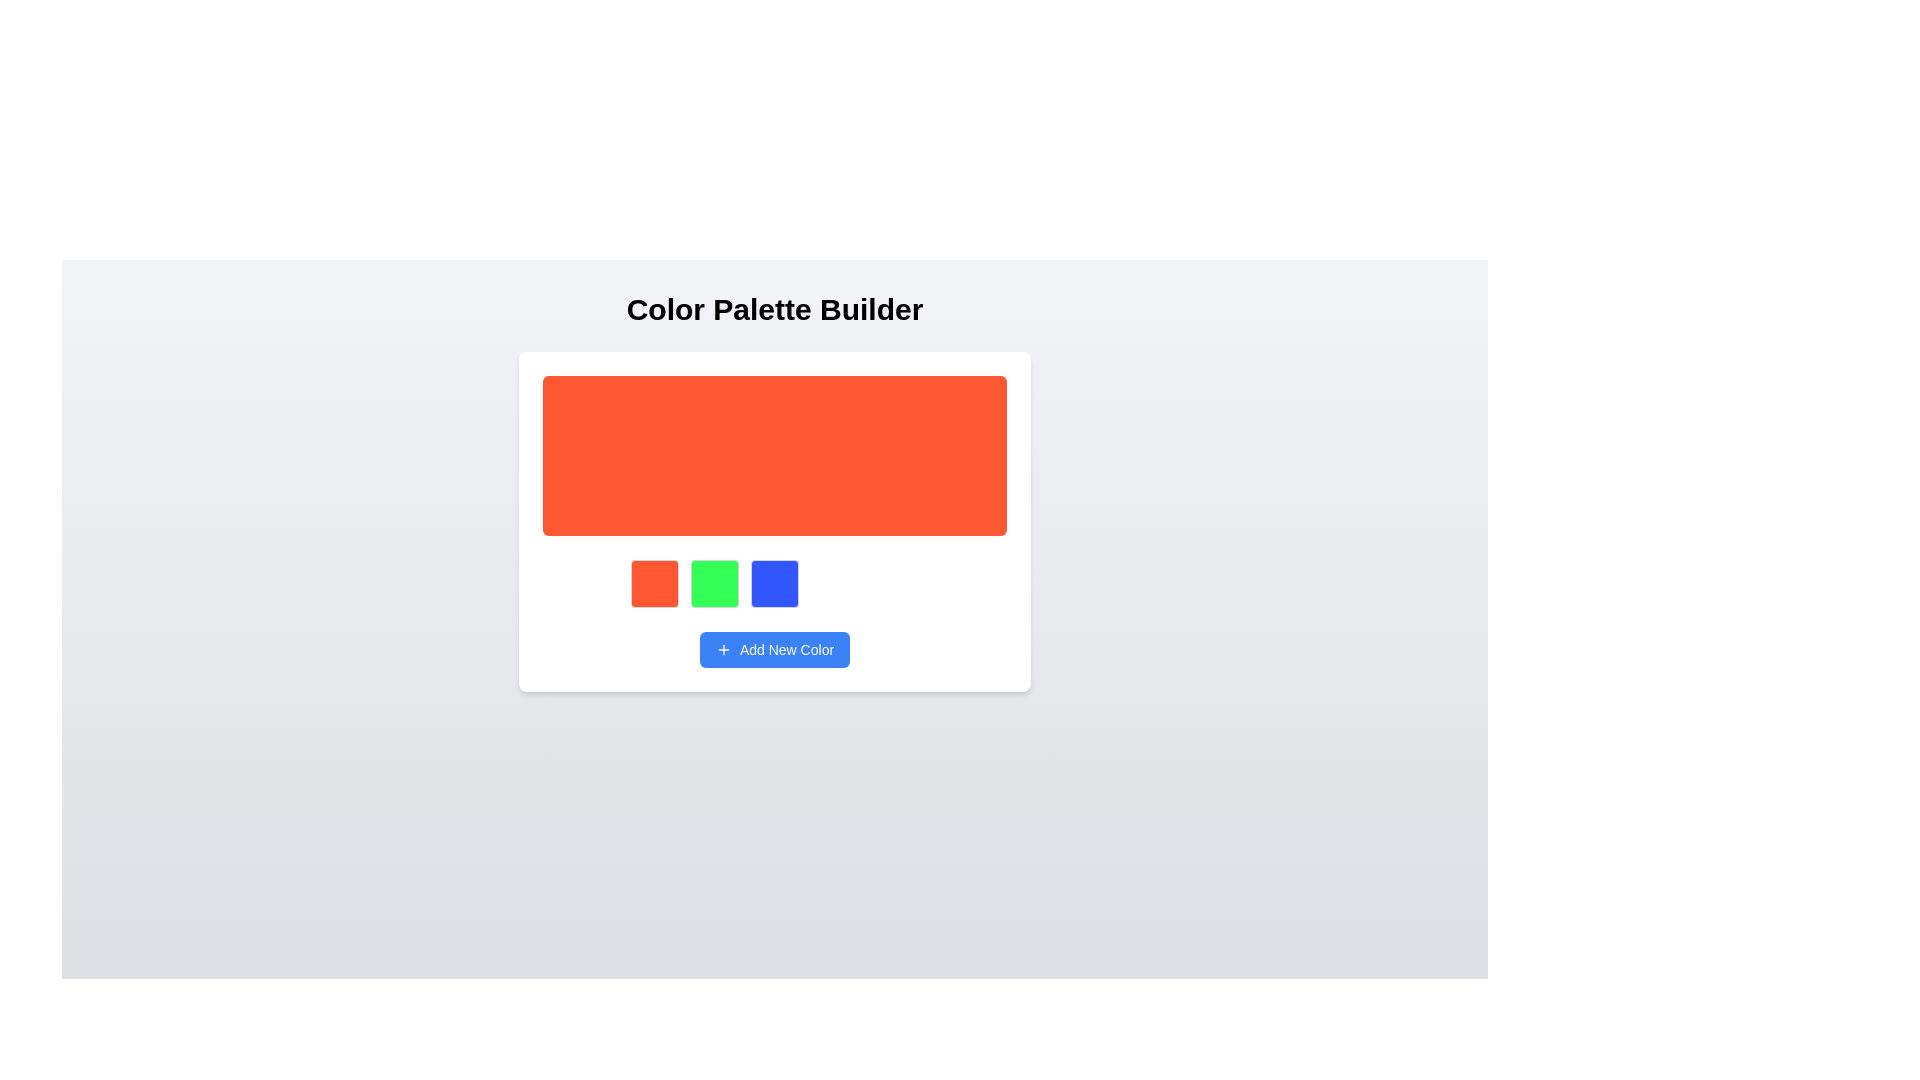 This screenshot has width=1920, height=1080. Describe the element at coordinates (773, 583) in the screenshot. I see `the third color selection button` at that location.